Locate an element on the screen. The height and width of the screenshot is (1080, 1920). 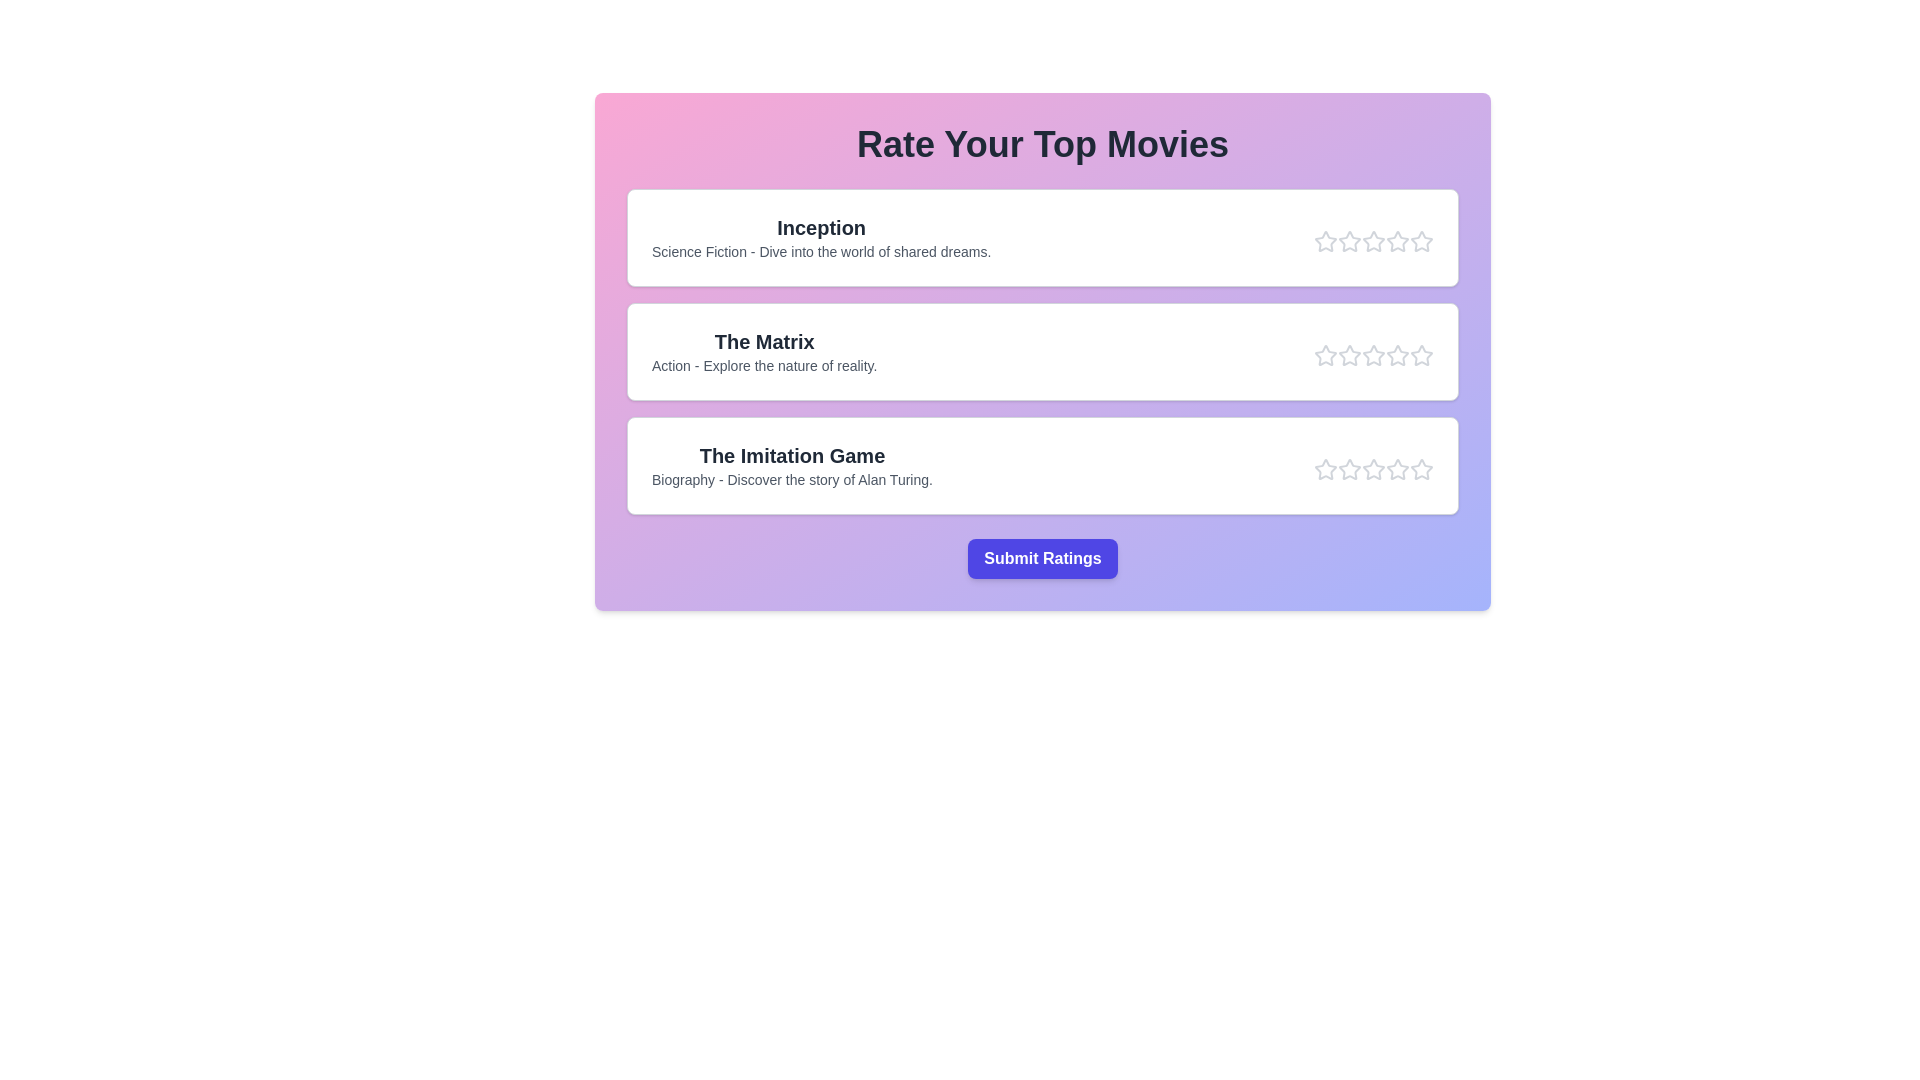
the movie title or description of The Matrix is located at coordinates (763, 341).